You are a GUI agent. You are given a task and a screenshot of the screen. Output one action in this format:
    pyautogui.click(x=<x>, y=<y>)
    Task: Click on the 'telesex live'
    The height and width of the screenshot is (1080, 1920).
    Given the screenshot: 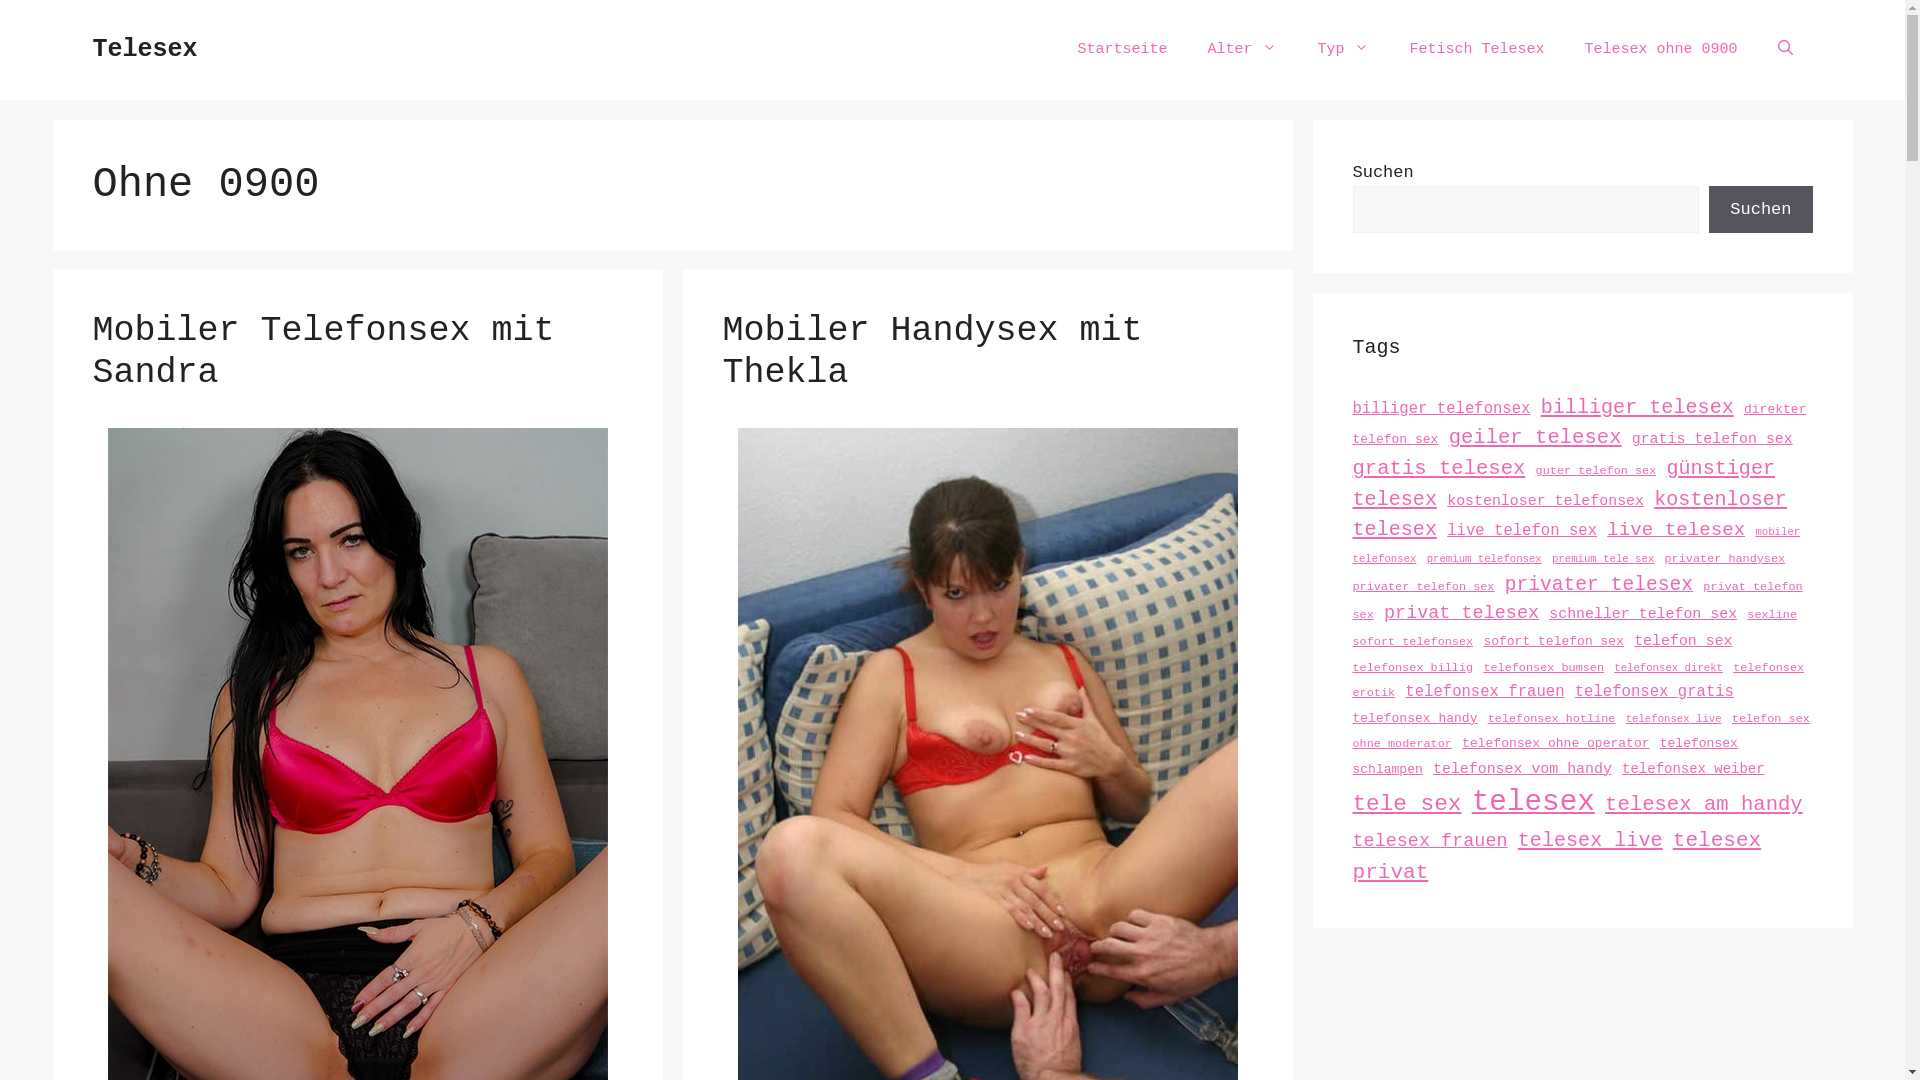 What is the action you would take?
    pyautogui.click(x=1589, y=840)
    